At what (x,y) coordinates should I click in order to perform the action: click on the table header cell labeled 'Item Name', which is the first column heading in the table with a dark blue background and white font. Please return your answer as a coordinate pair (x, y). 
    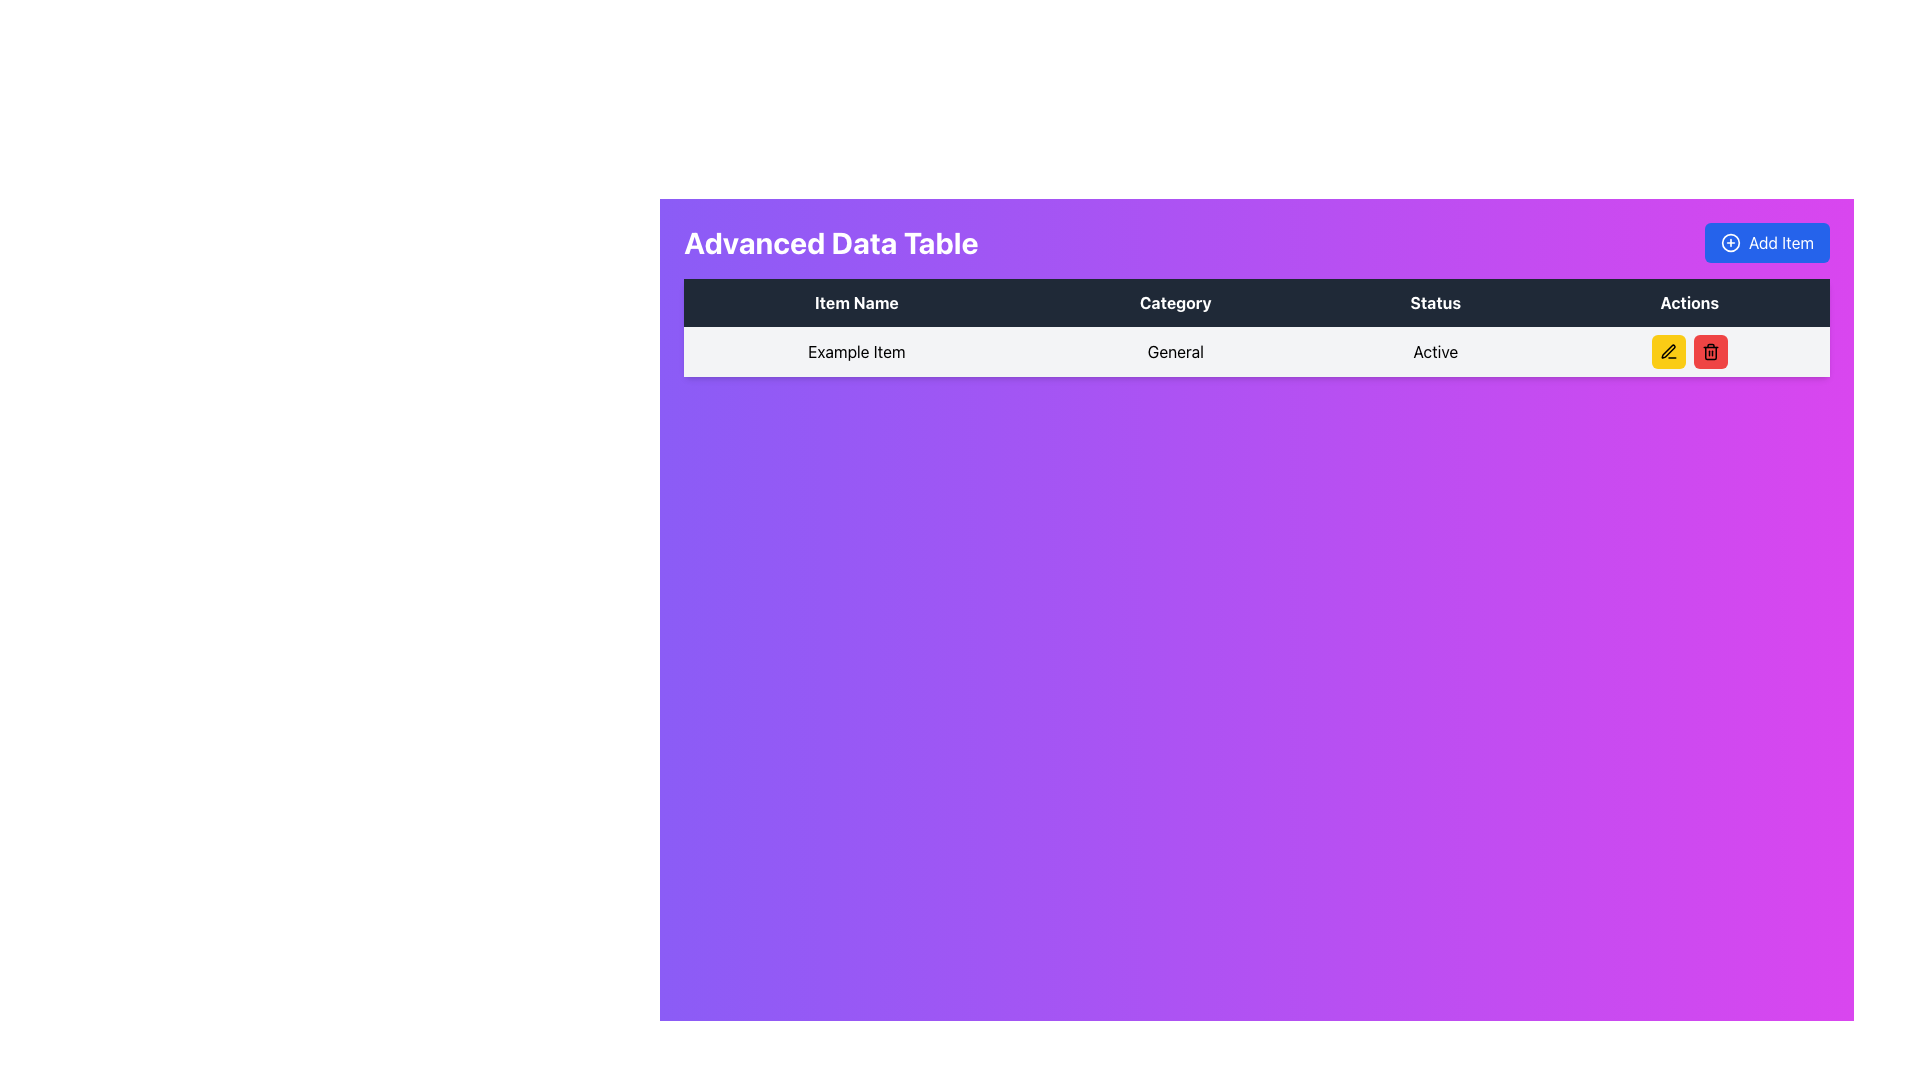
    Looking at the image, I should click on (856, 303).